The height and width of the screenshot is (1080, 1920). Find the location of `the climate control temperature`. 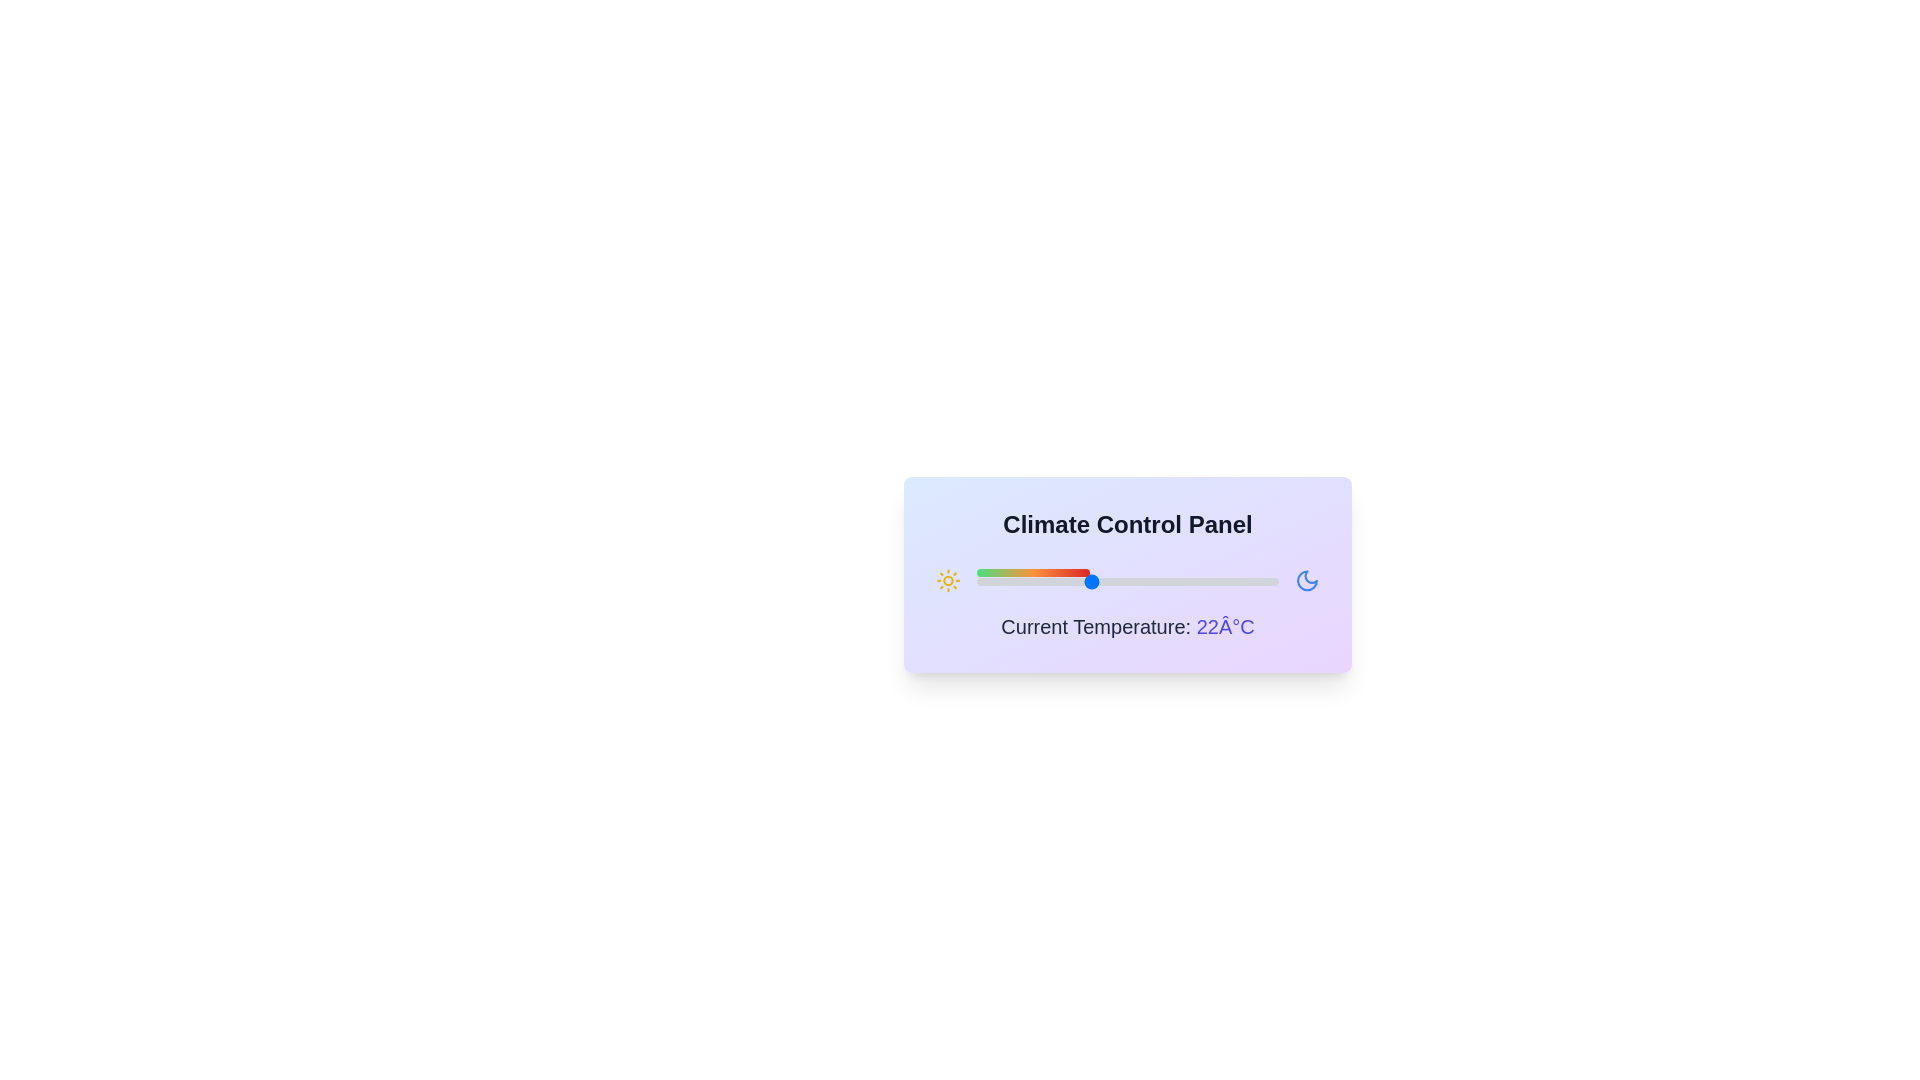

the climate control temperature is located at coordinates (1089, 582).